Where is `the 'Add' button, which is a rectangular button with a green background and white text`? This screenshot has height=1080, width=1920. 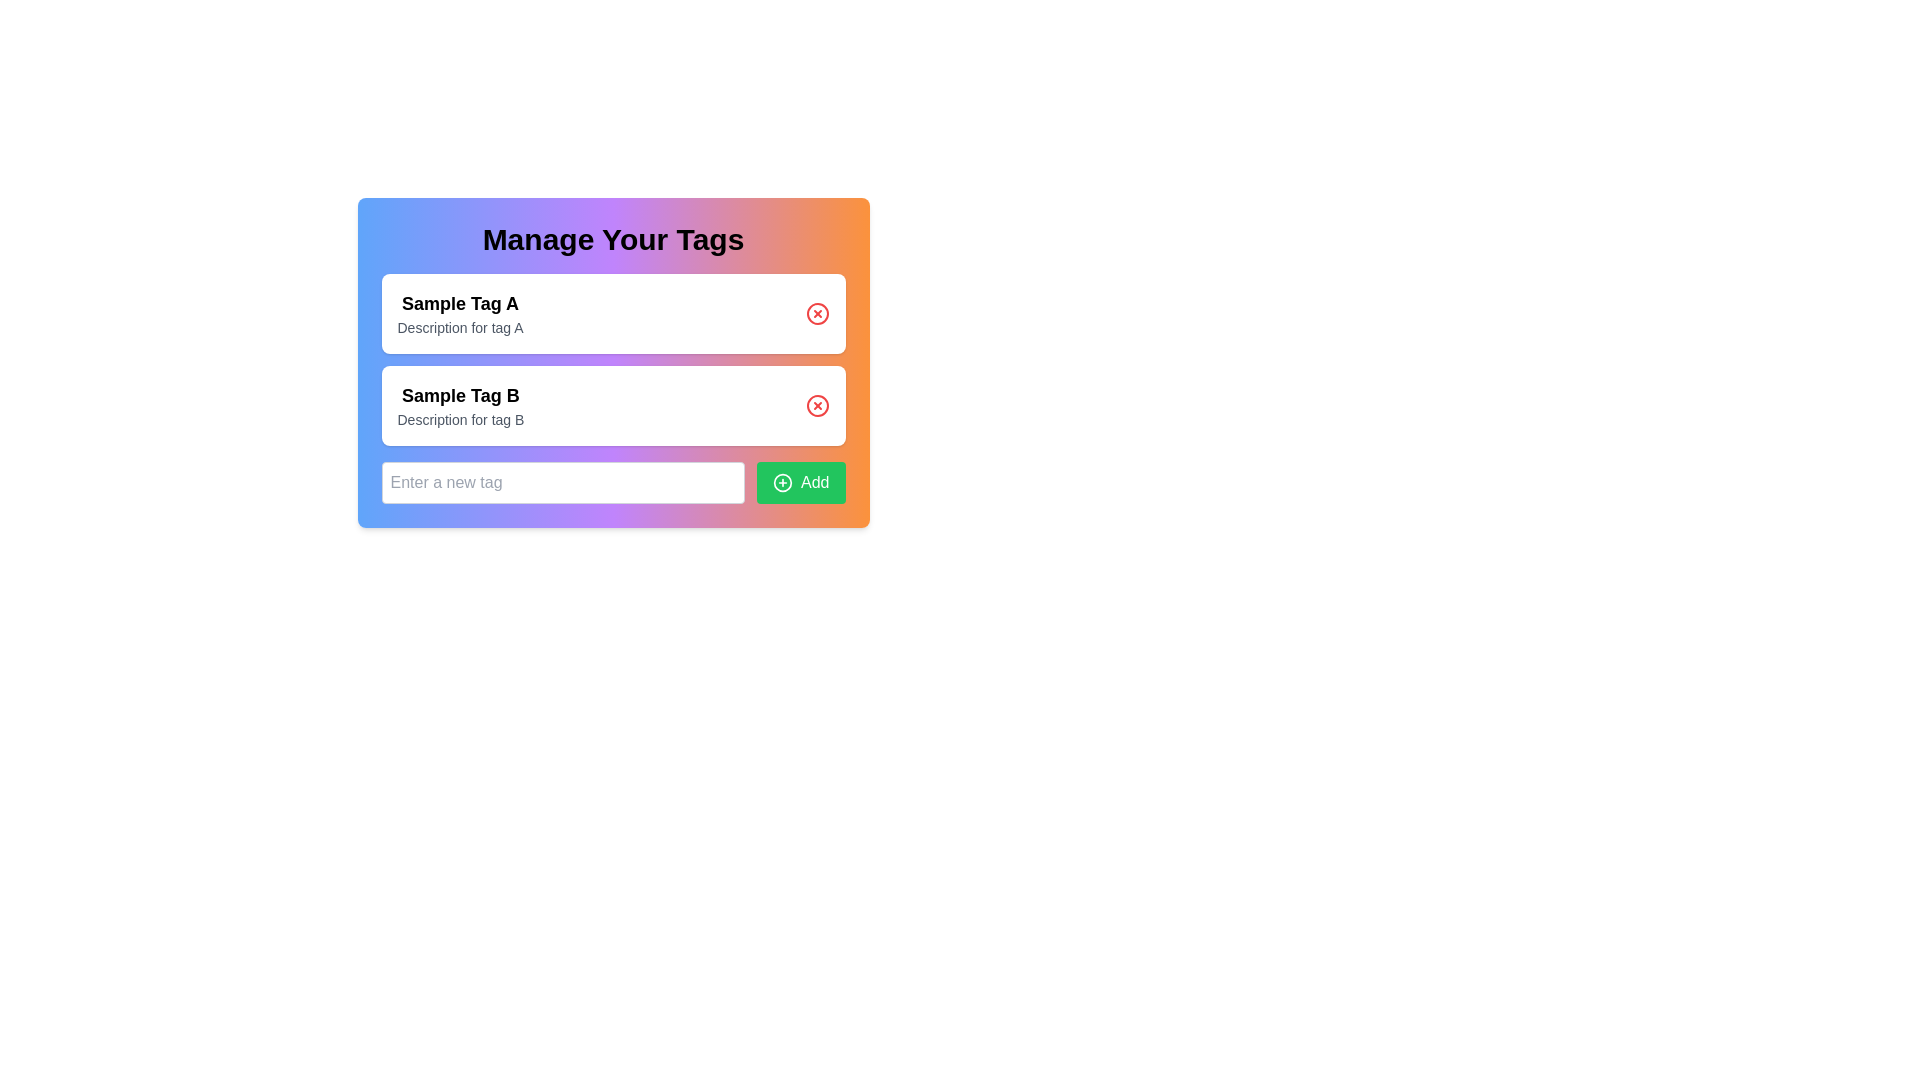 the 'Add' button, which is a rectangular button with a green background and white text is located at coordinates (801, 482).